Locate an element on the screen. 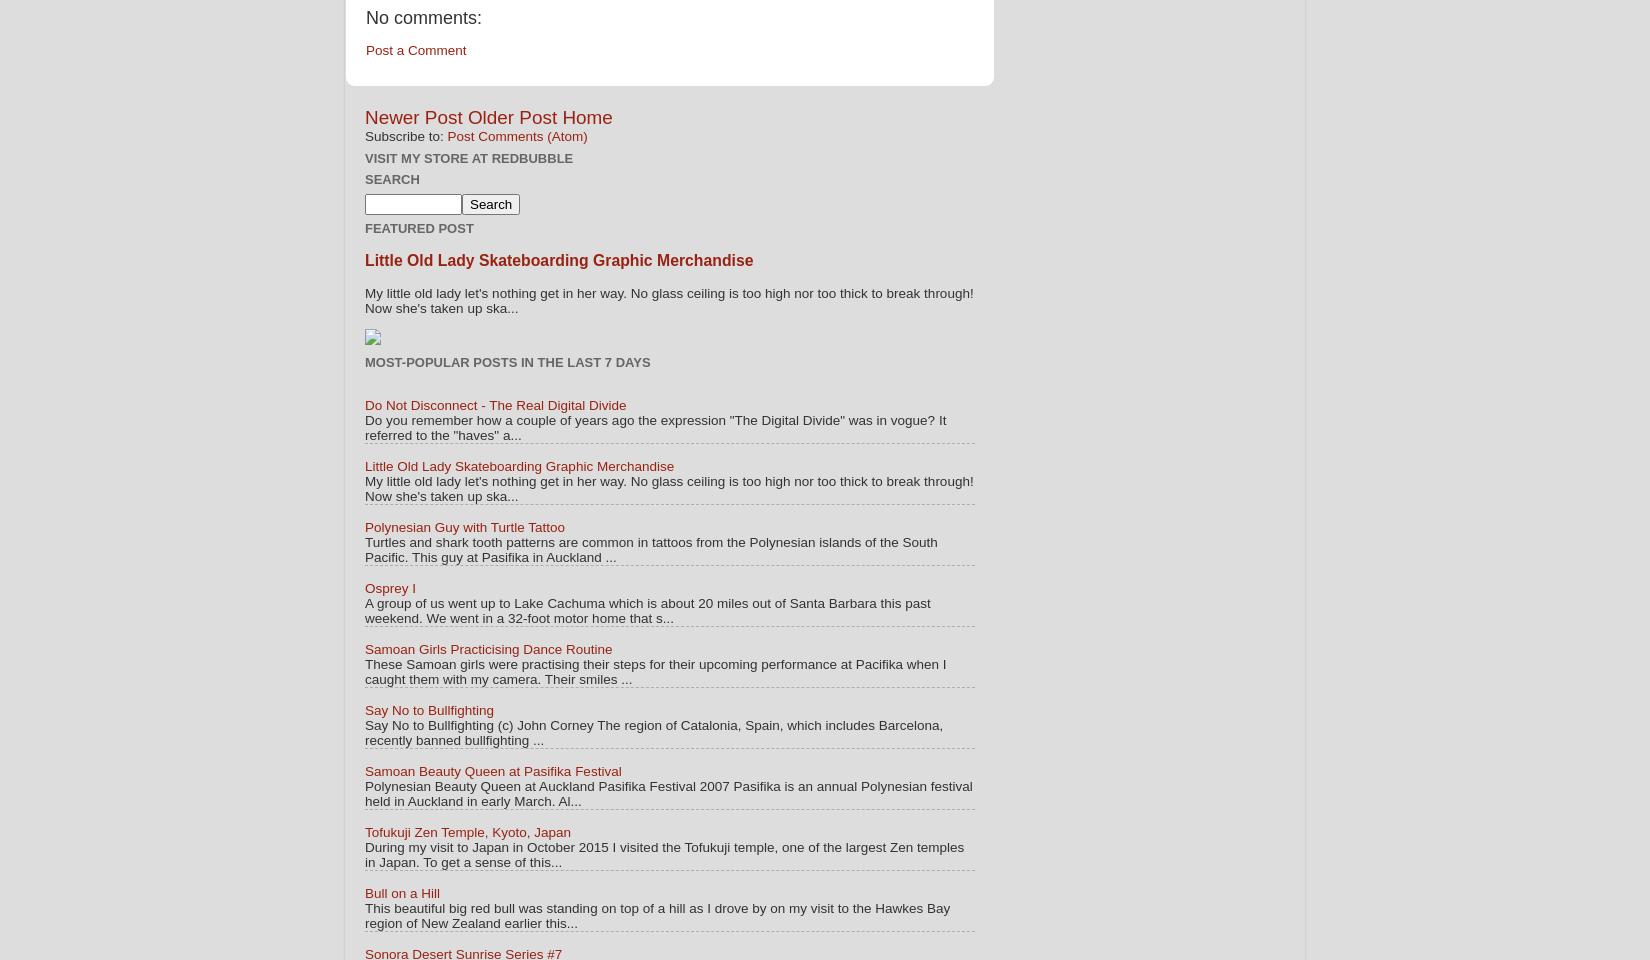  'Do Not Disconnect - The Real Digital Divide' is located at coordinates (364, 404).